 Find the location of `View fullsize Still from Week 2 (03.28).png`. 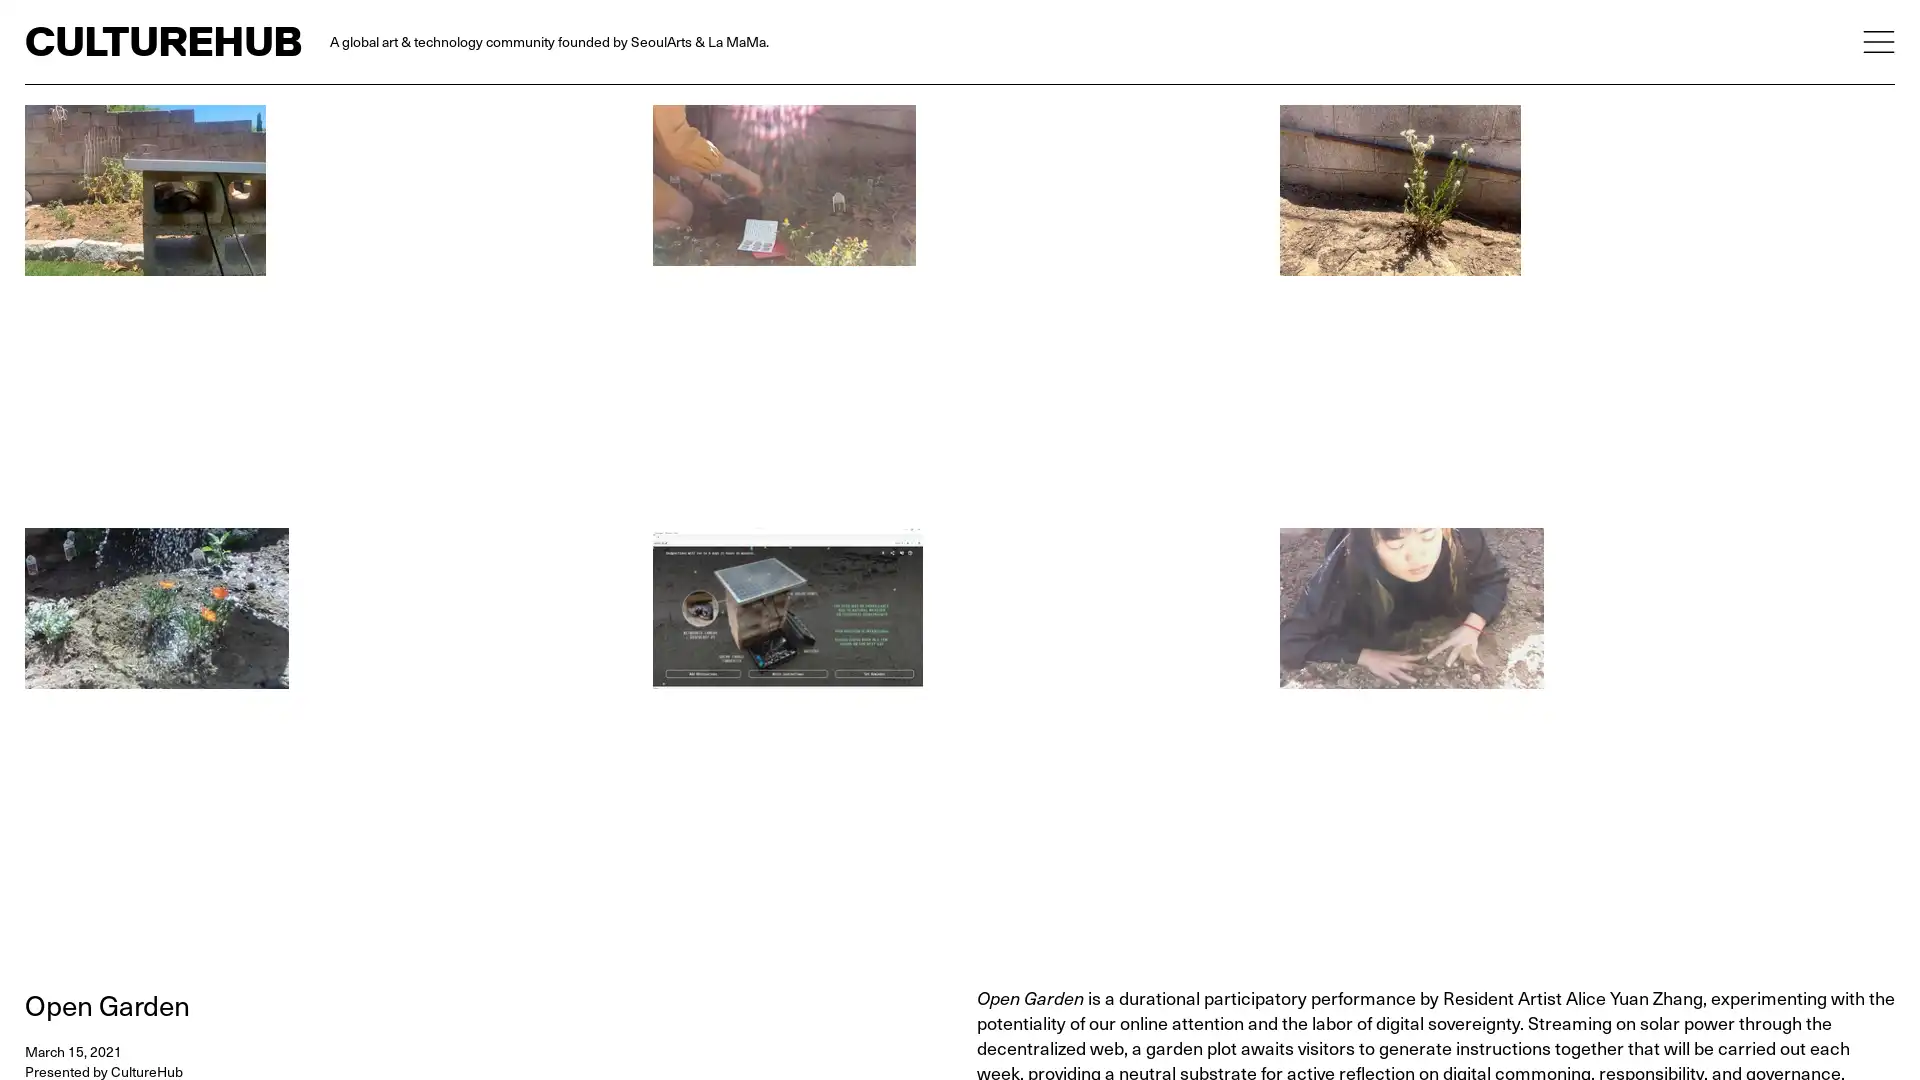

View fullsize Still from Week 2 (03.28).png is located at coordinates (958, 309).